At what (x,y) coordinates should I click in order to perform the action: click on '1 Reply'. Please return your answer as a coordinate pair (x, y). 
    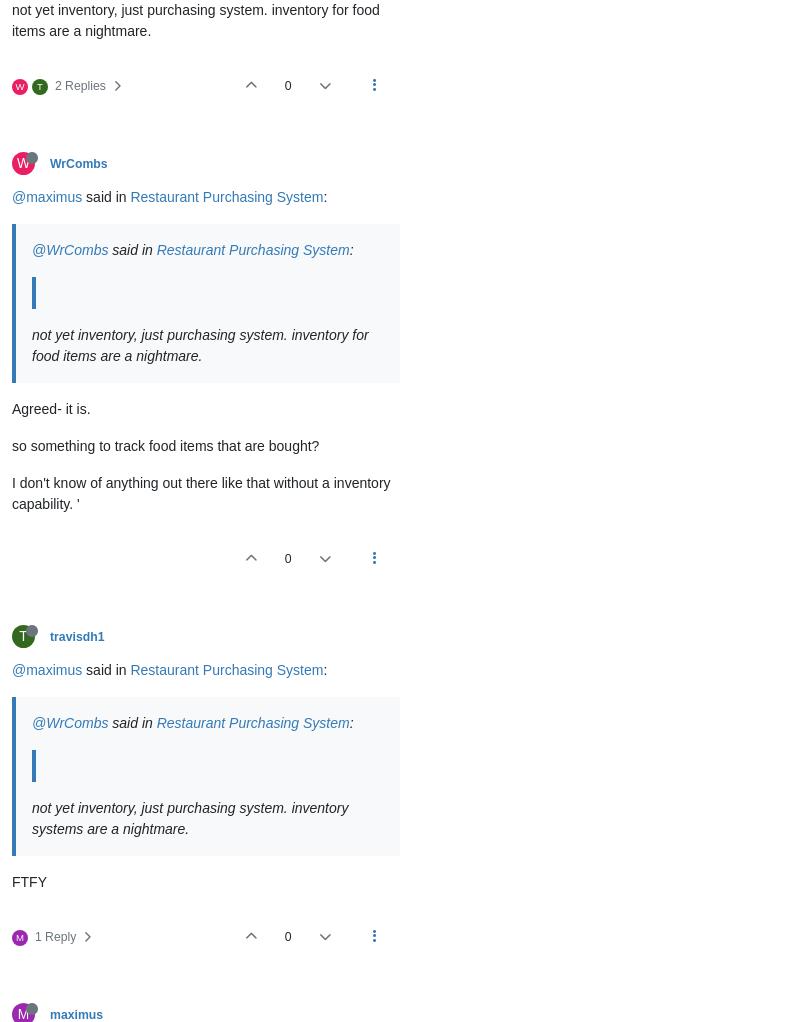
    Looking at the image, I should click on (34, 936).